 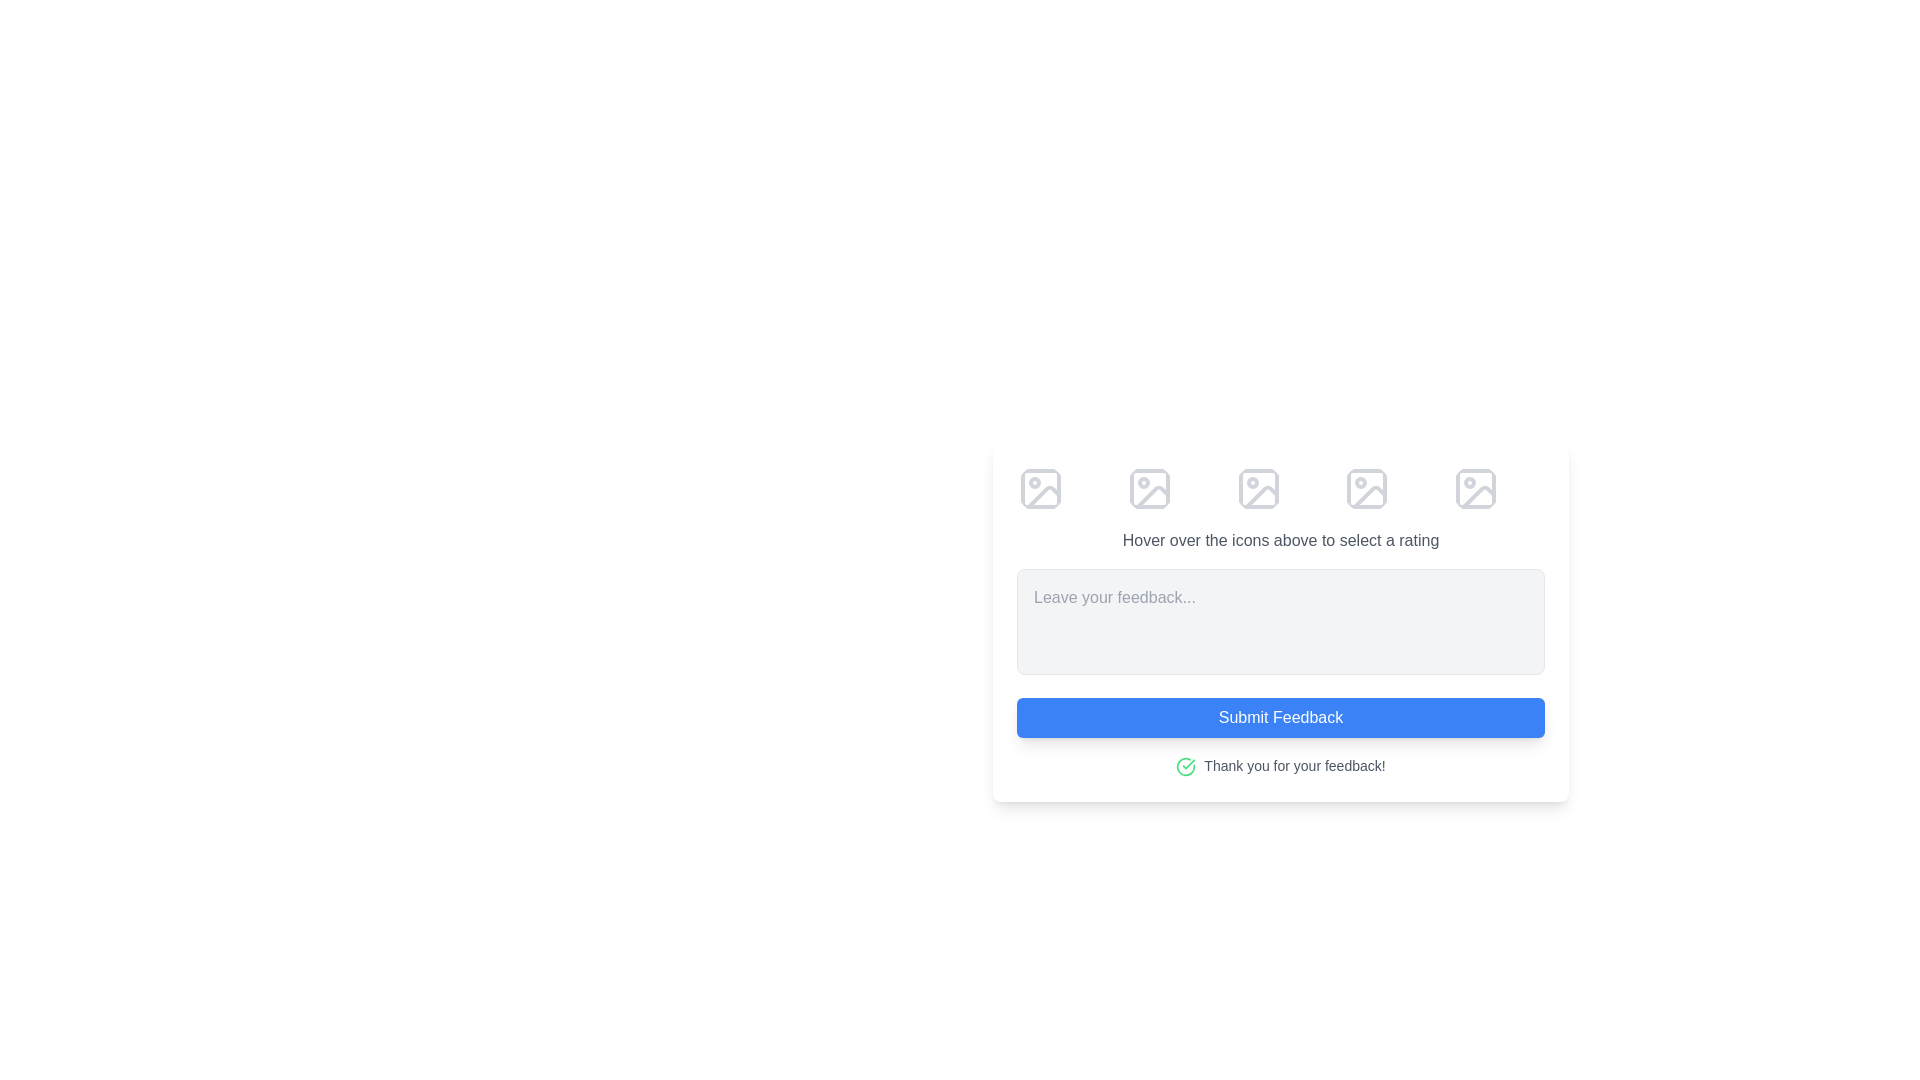 What do you see at coordinates (1295, 765) in the screenshot?
I see `the static text label that displays a confirmation message after feedback submission, located below the 'Submit Feedback' button and adjacent to a checkmark icon` at bounding box center [1295, 765].